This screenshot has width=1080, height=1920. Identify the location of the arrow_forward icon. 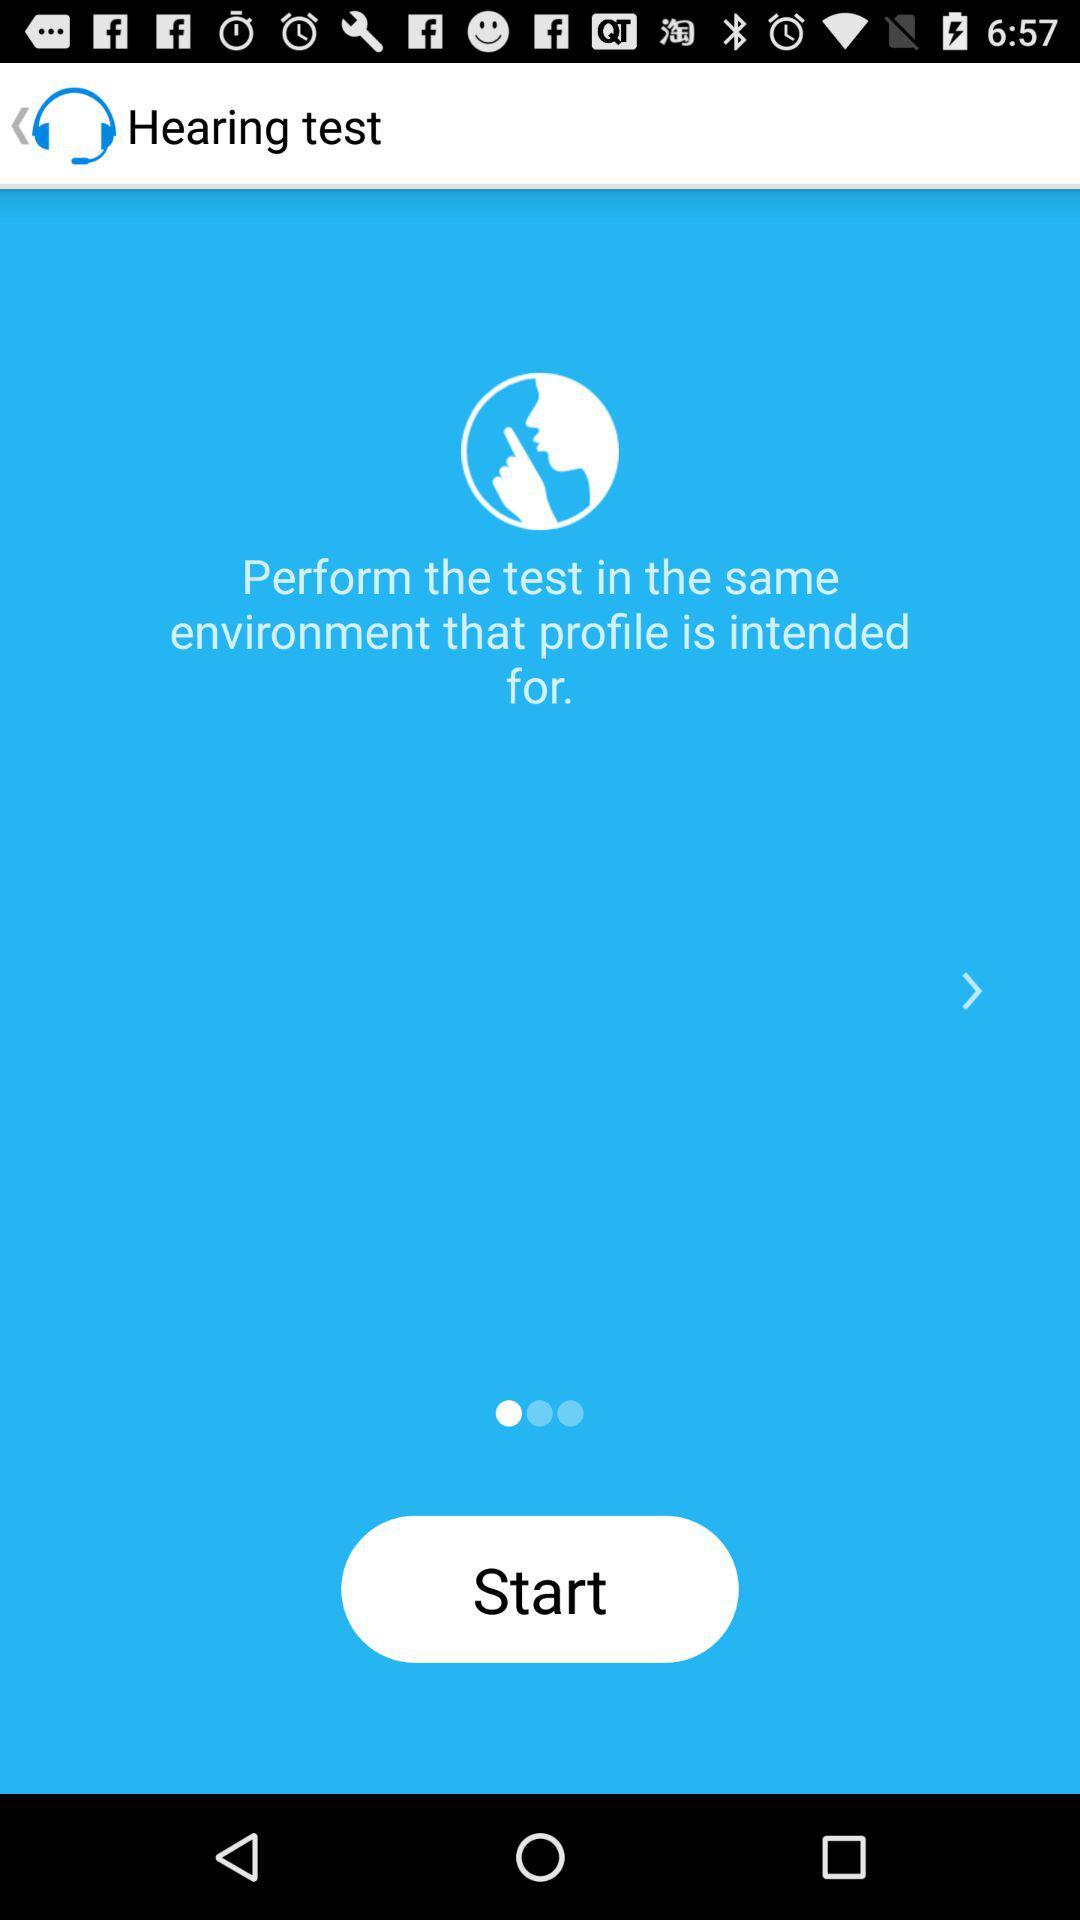
(971, 1059).